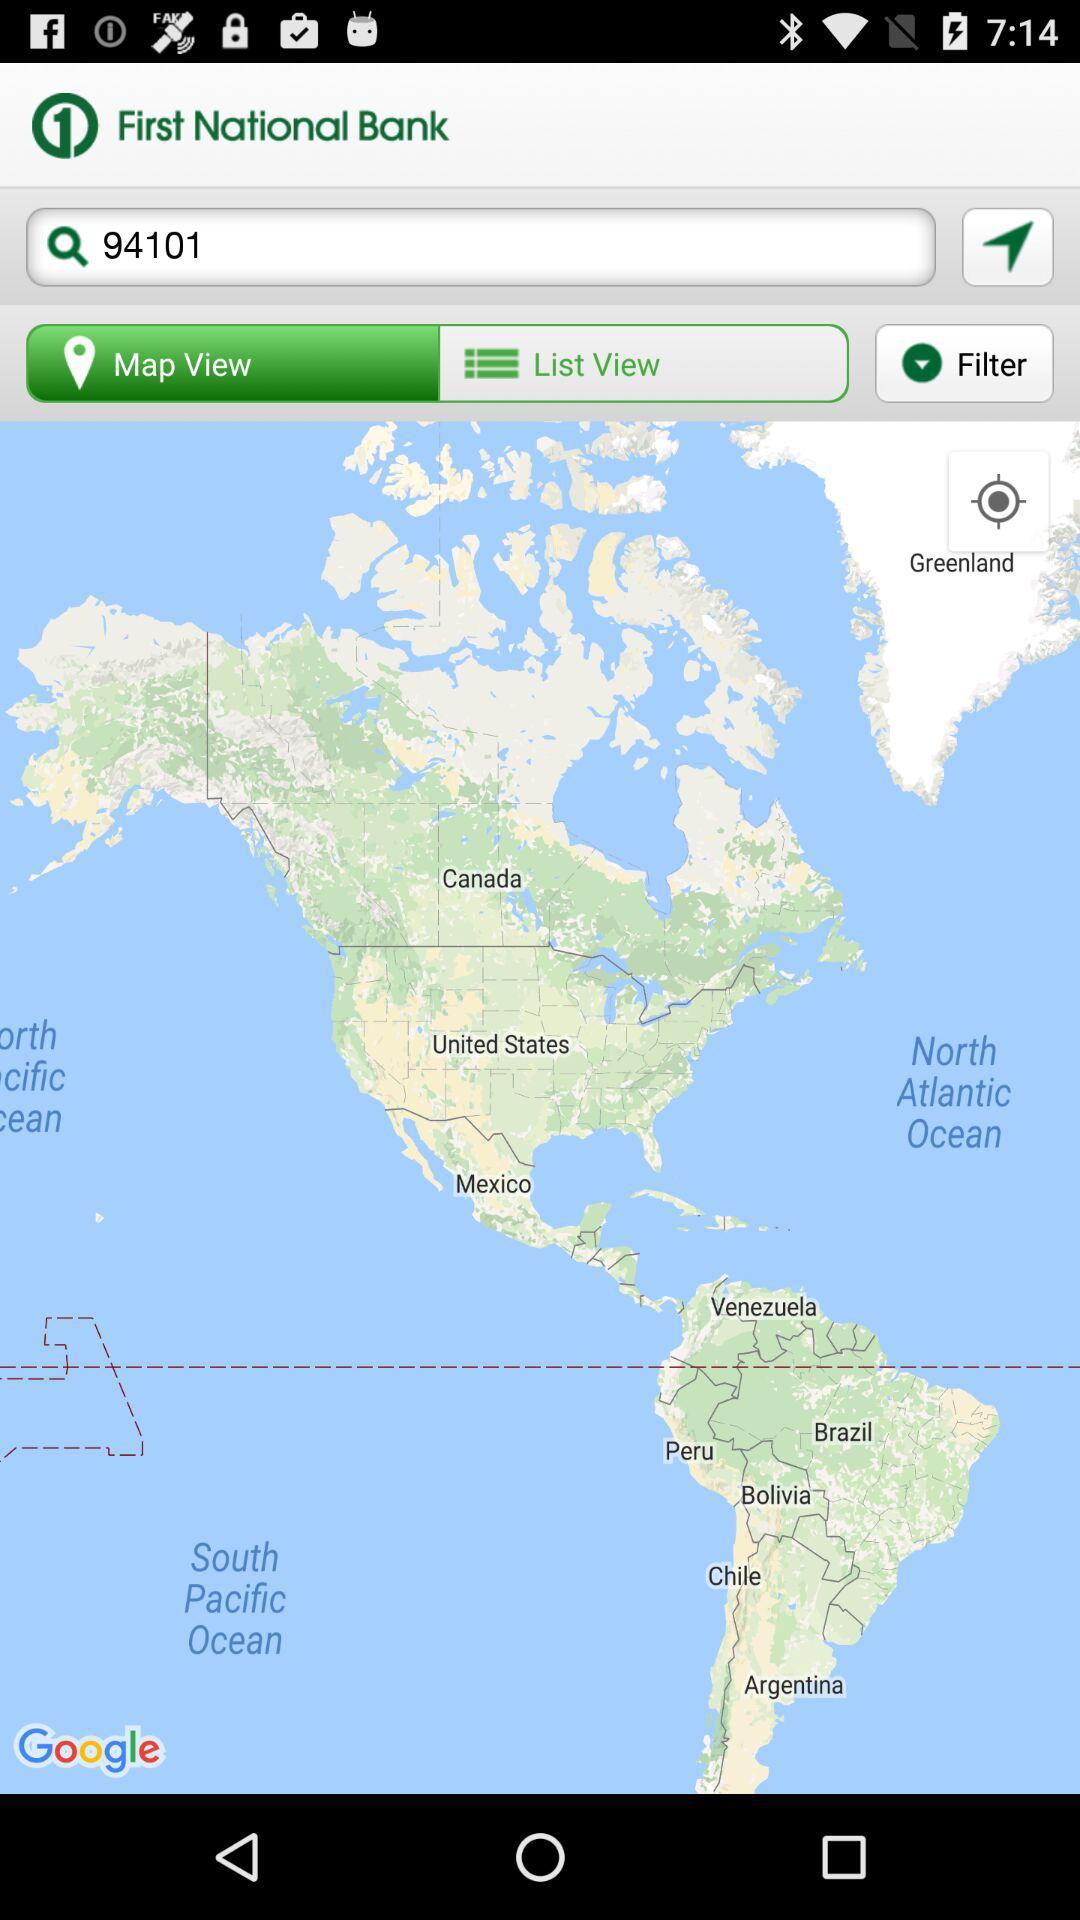 This screenshot has width=1080, height=1920. What do you see at coordinates (643, 363) in the screenshot?
I see `list view icon` at bounding box center [643, 363].